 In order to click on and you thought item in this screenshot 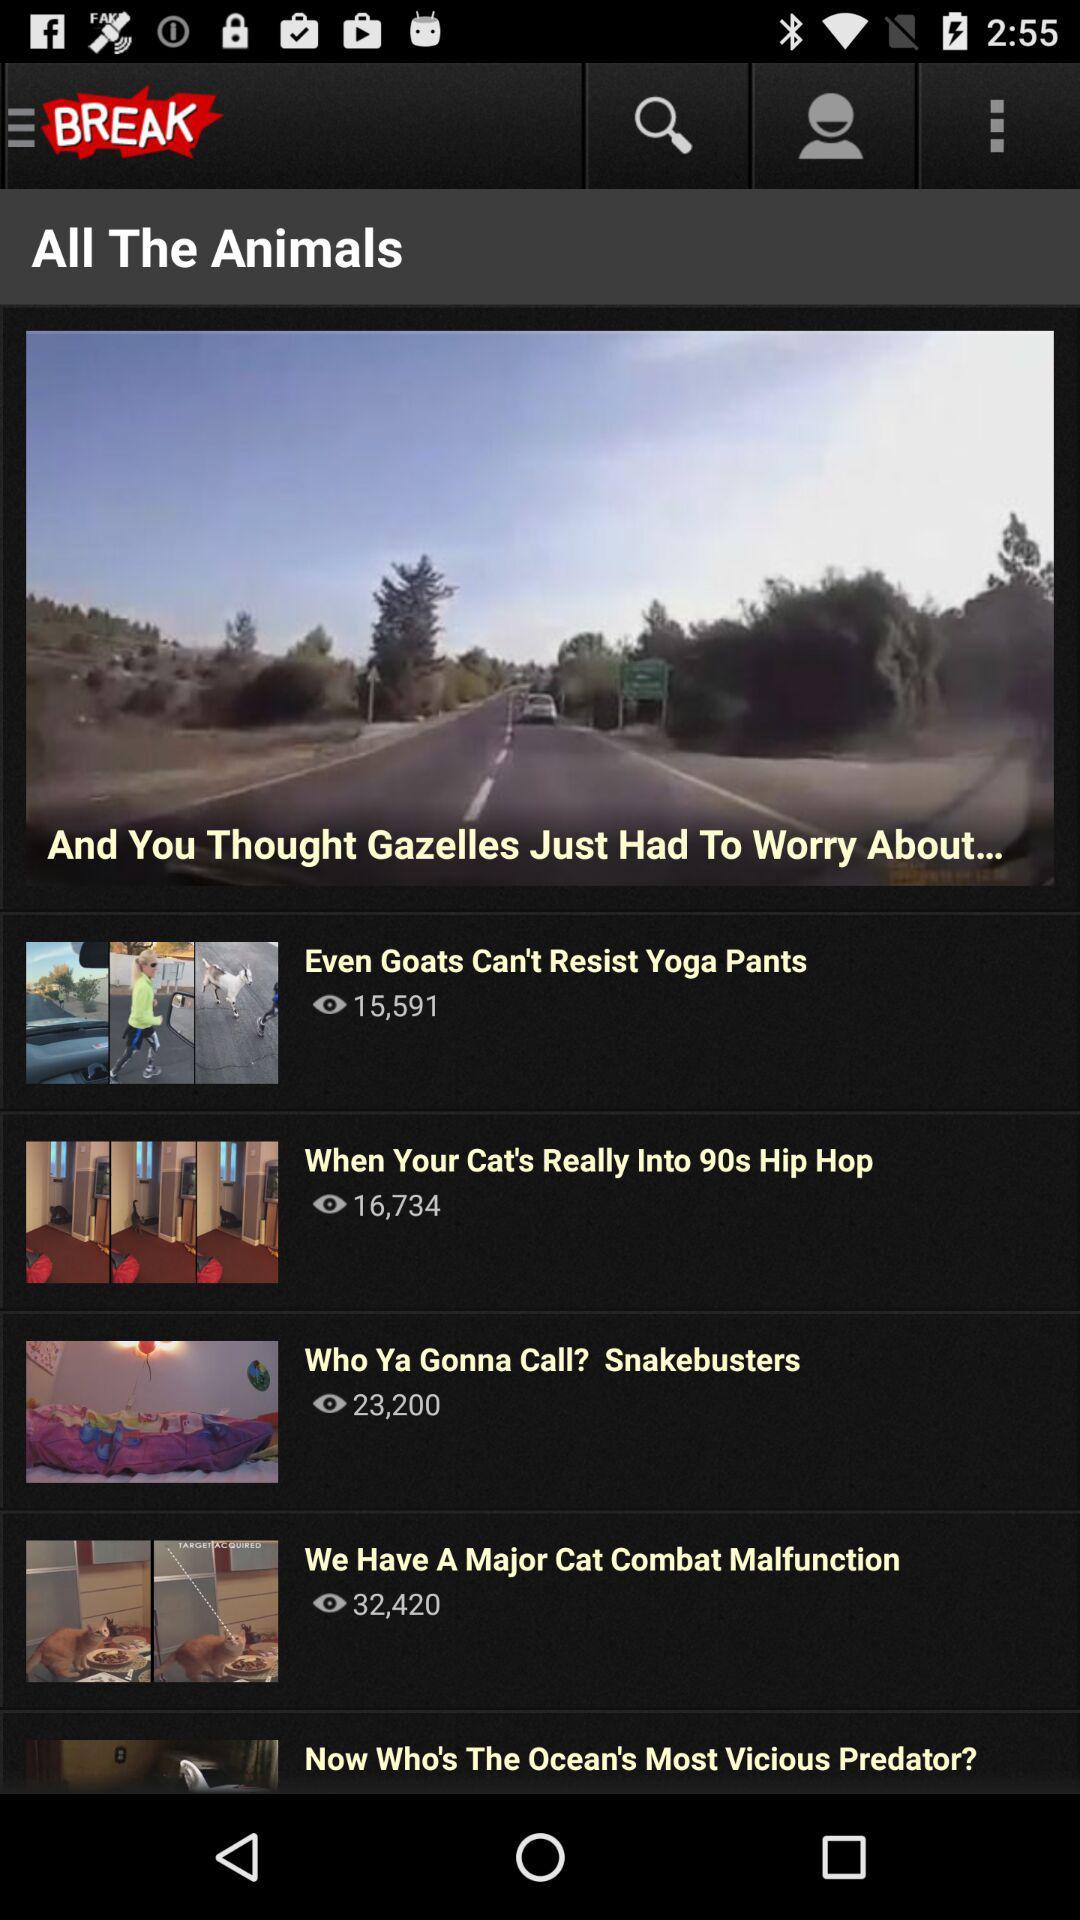, I will do `click(540, 843)`.